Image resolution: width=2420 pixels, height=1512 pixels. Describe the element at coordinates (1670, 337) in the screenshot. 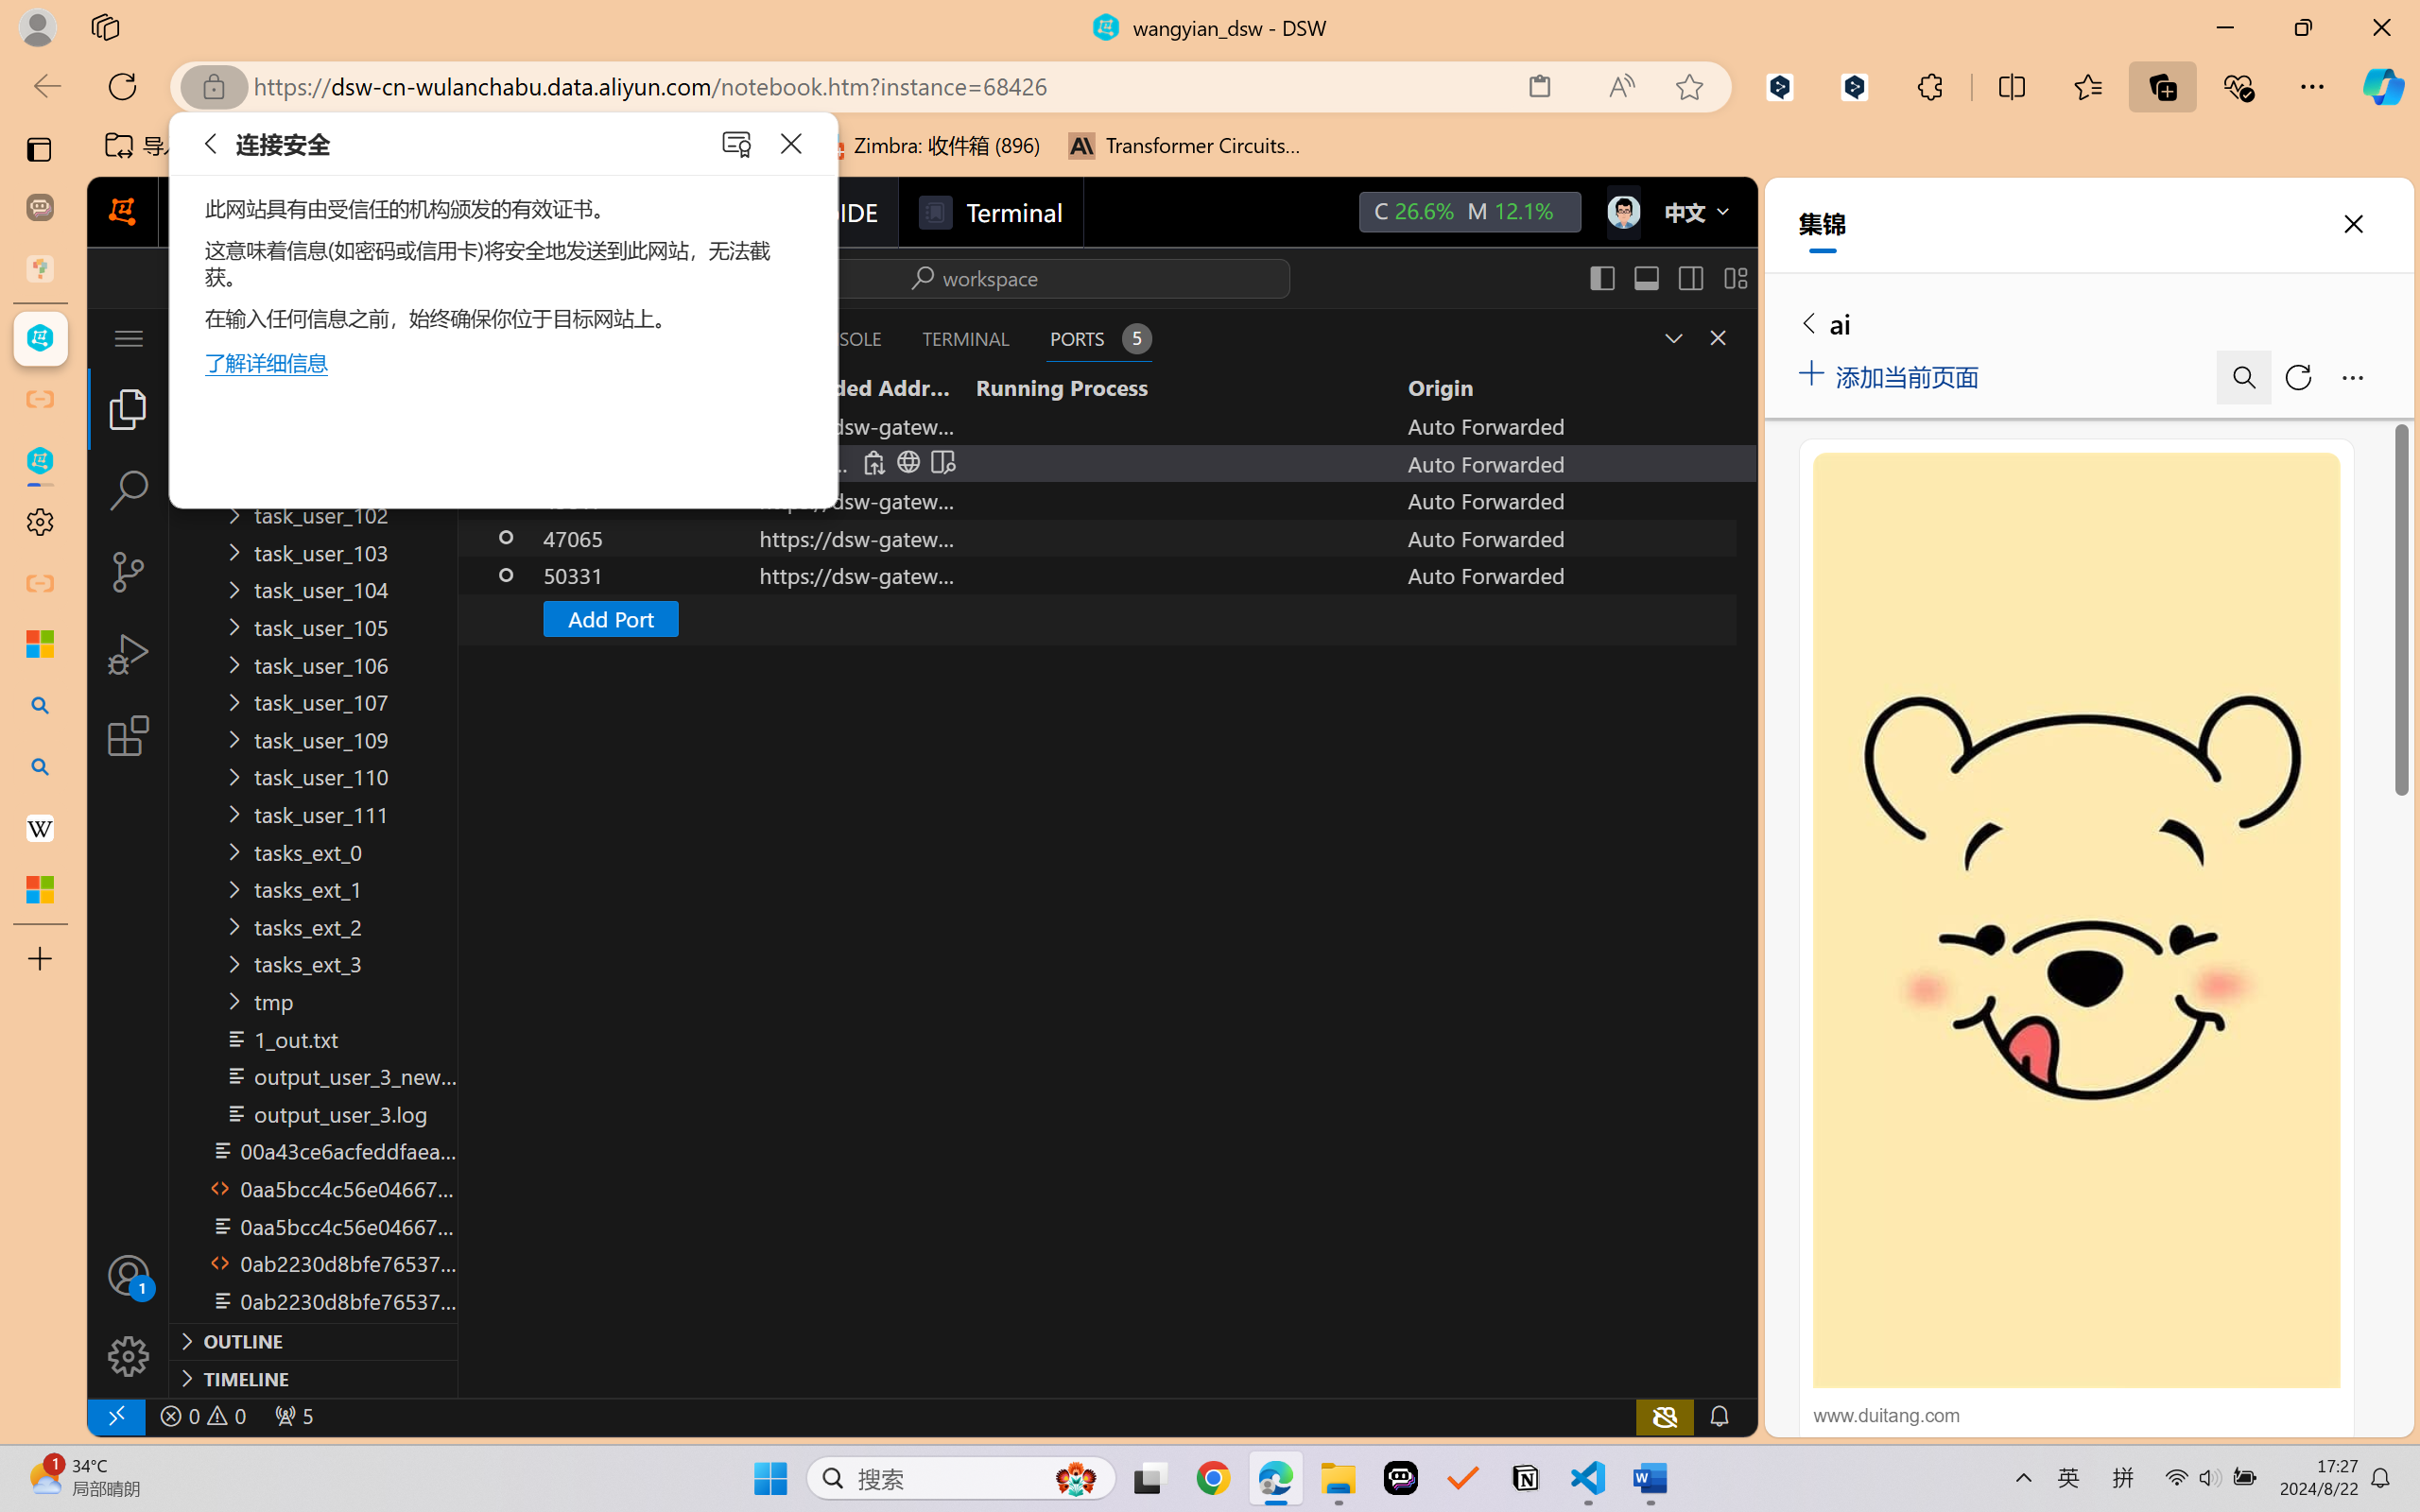

I see `'Restore Panel Size'` at that location.